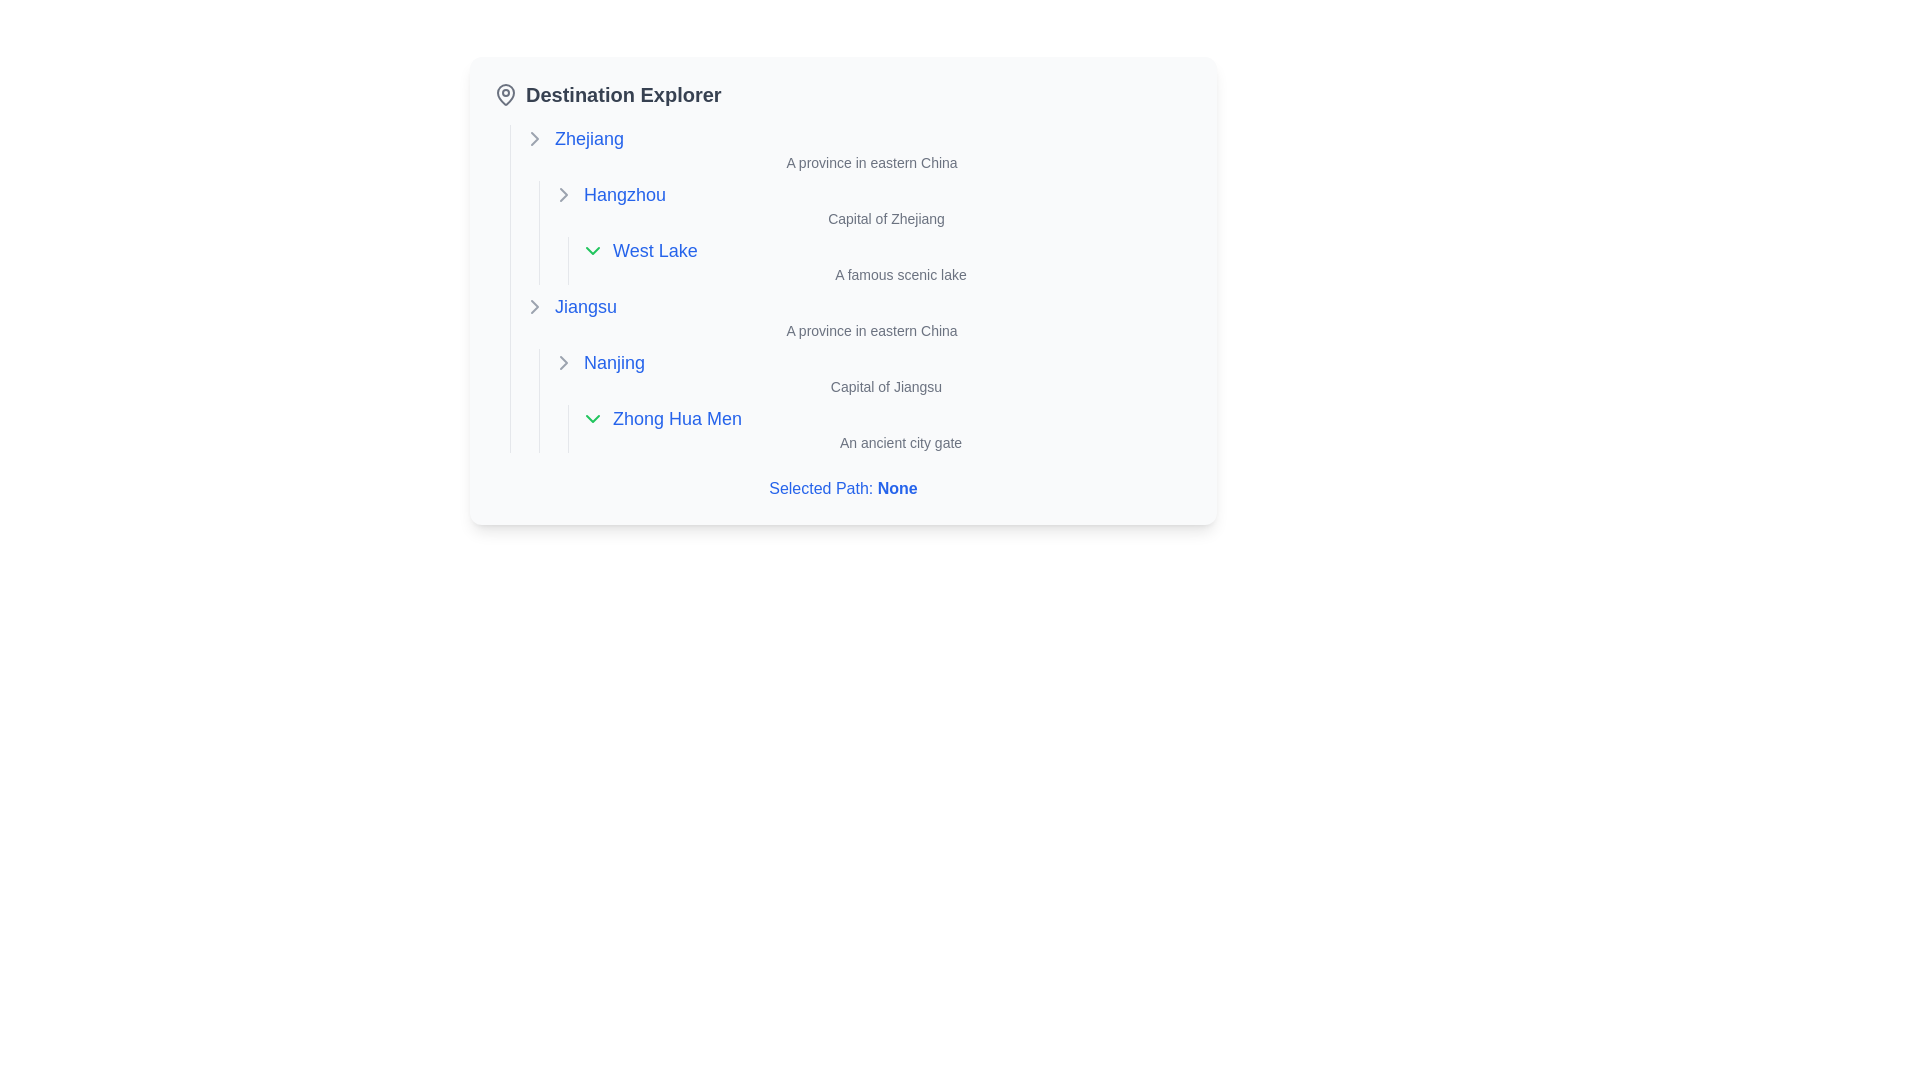 The height and width of the screenshot is (1080, 1920). I want to click on the Text Label that describes 'Nanjing', indicating its status as the capital of Jiangsu, located under the header 'Jiangsu' in the 'Destination Explorer' section, so click(865, 401).